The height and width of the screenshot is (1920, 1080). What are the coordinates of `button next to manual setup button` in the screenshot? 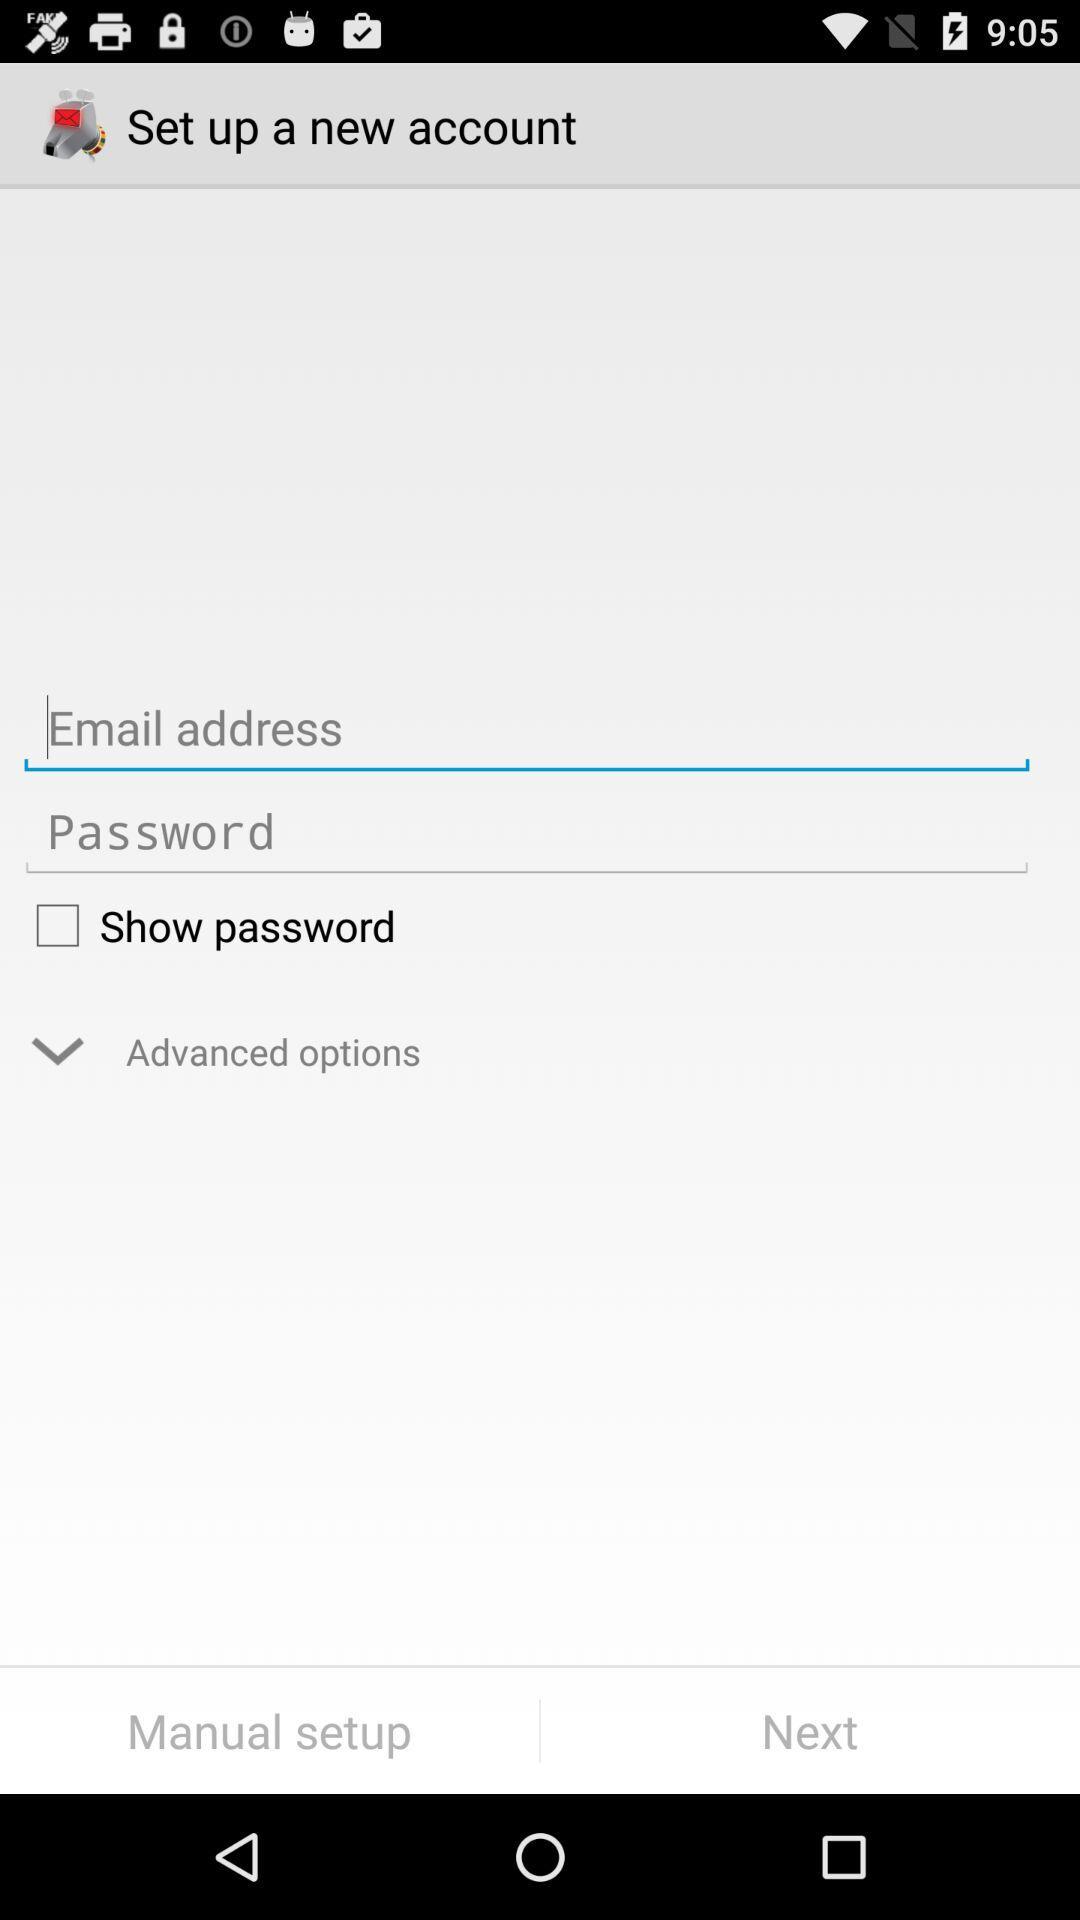 It's located at (810, 1730).